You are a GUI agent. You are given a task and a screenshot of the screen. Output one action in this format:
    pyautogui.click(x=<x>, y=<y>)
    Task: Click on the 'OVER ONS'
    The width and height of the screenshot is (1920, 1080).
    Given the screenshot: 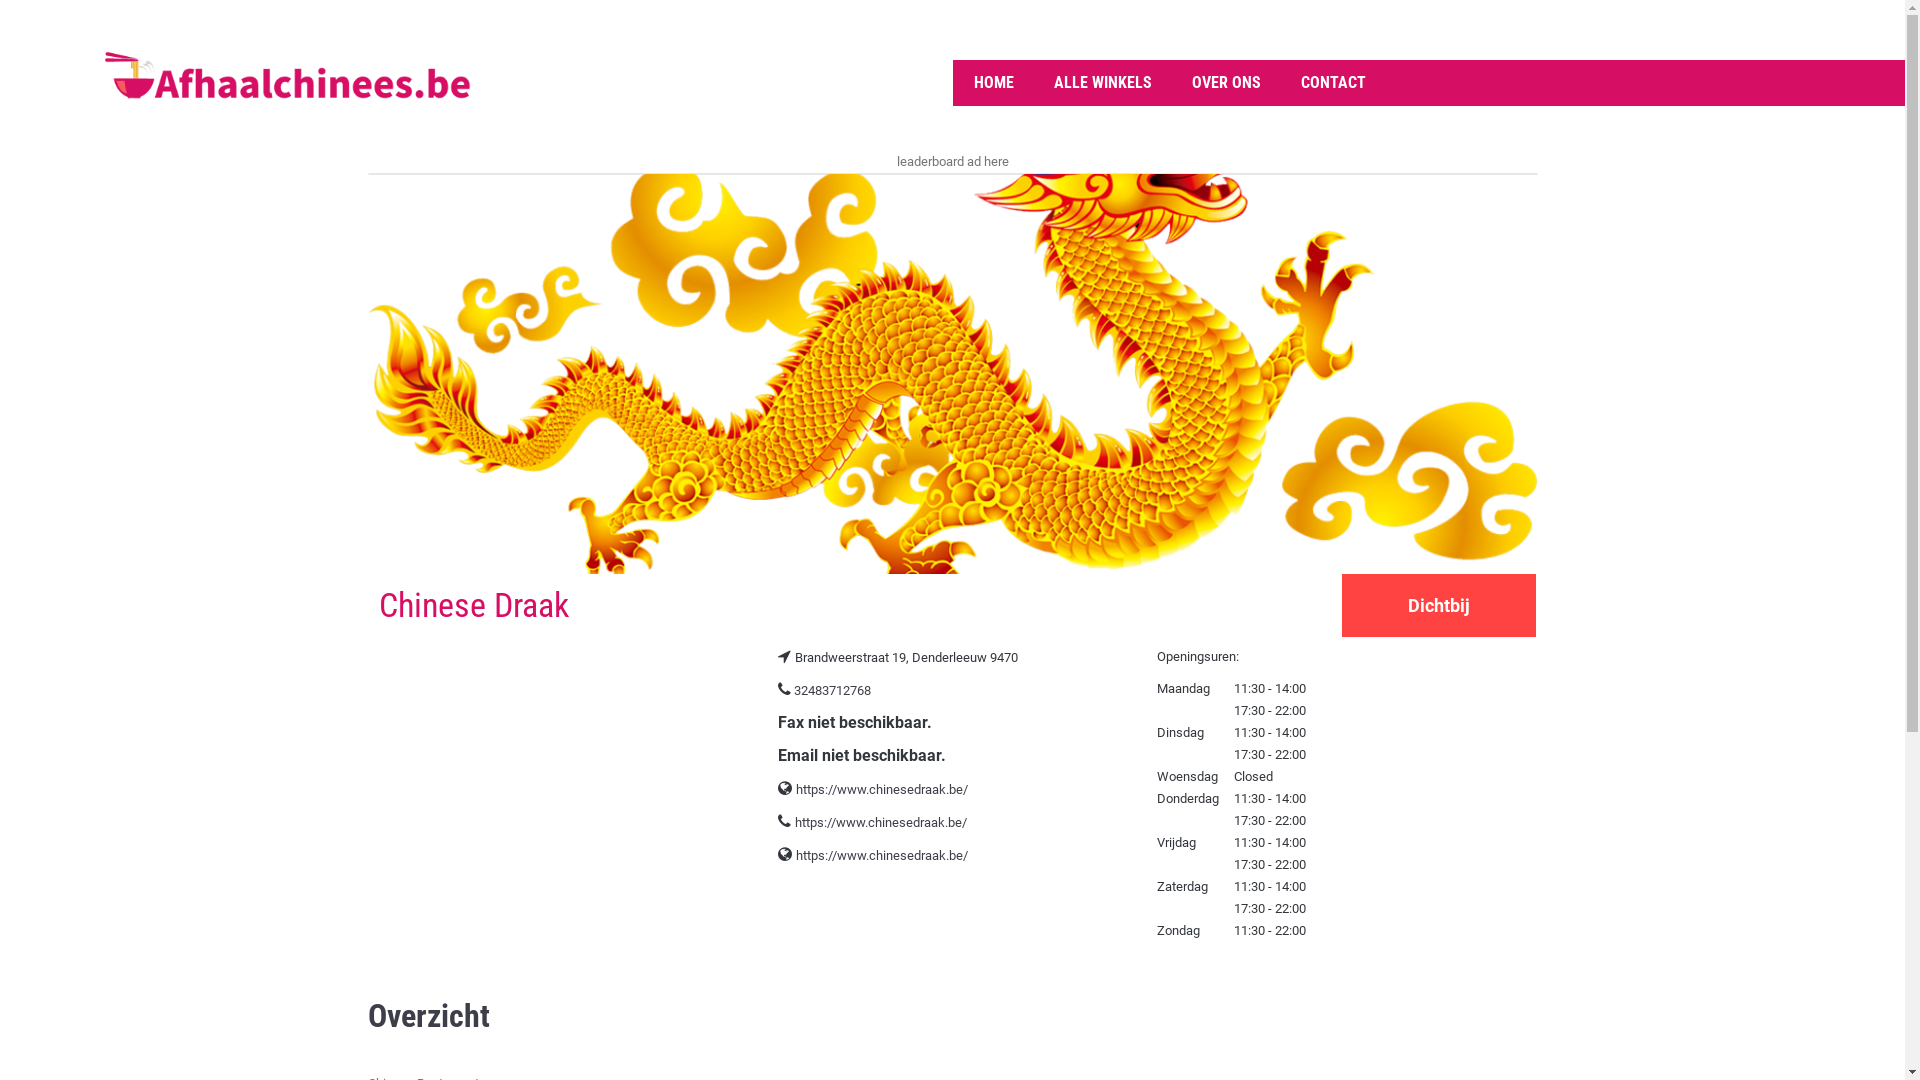 What is the action you would take?
    pyautogui.click(x=1225, y=82)
    